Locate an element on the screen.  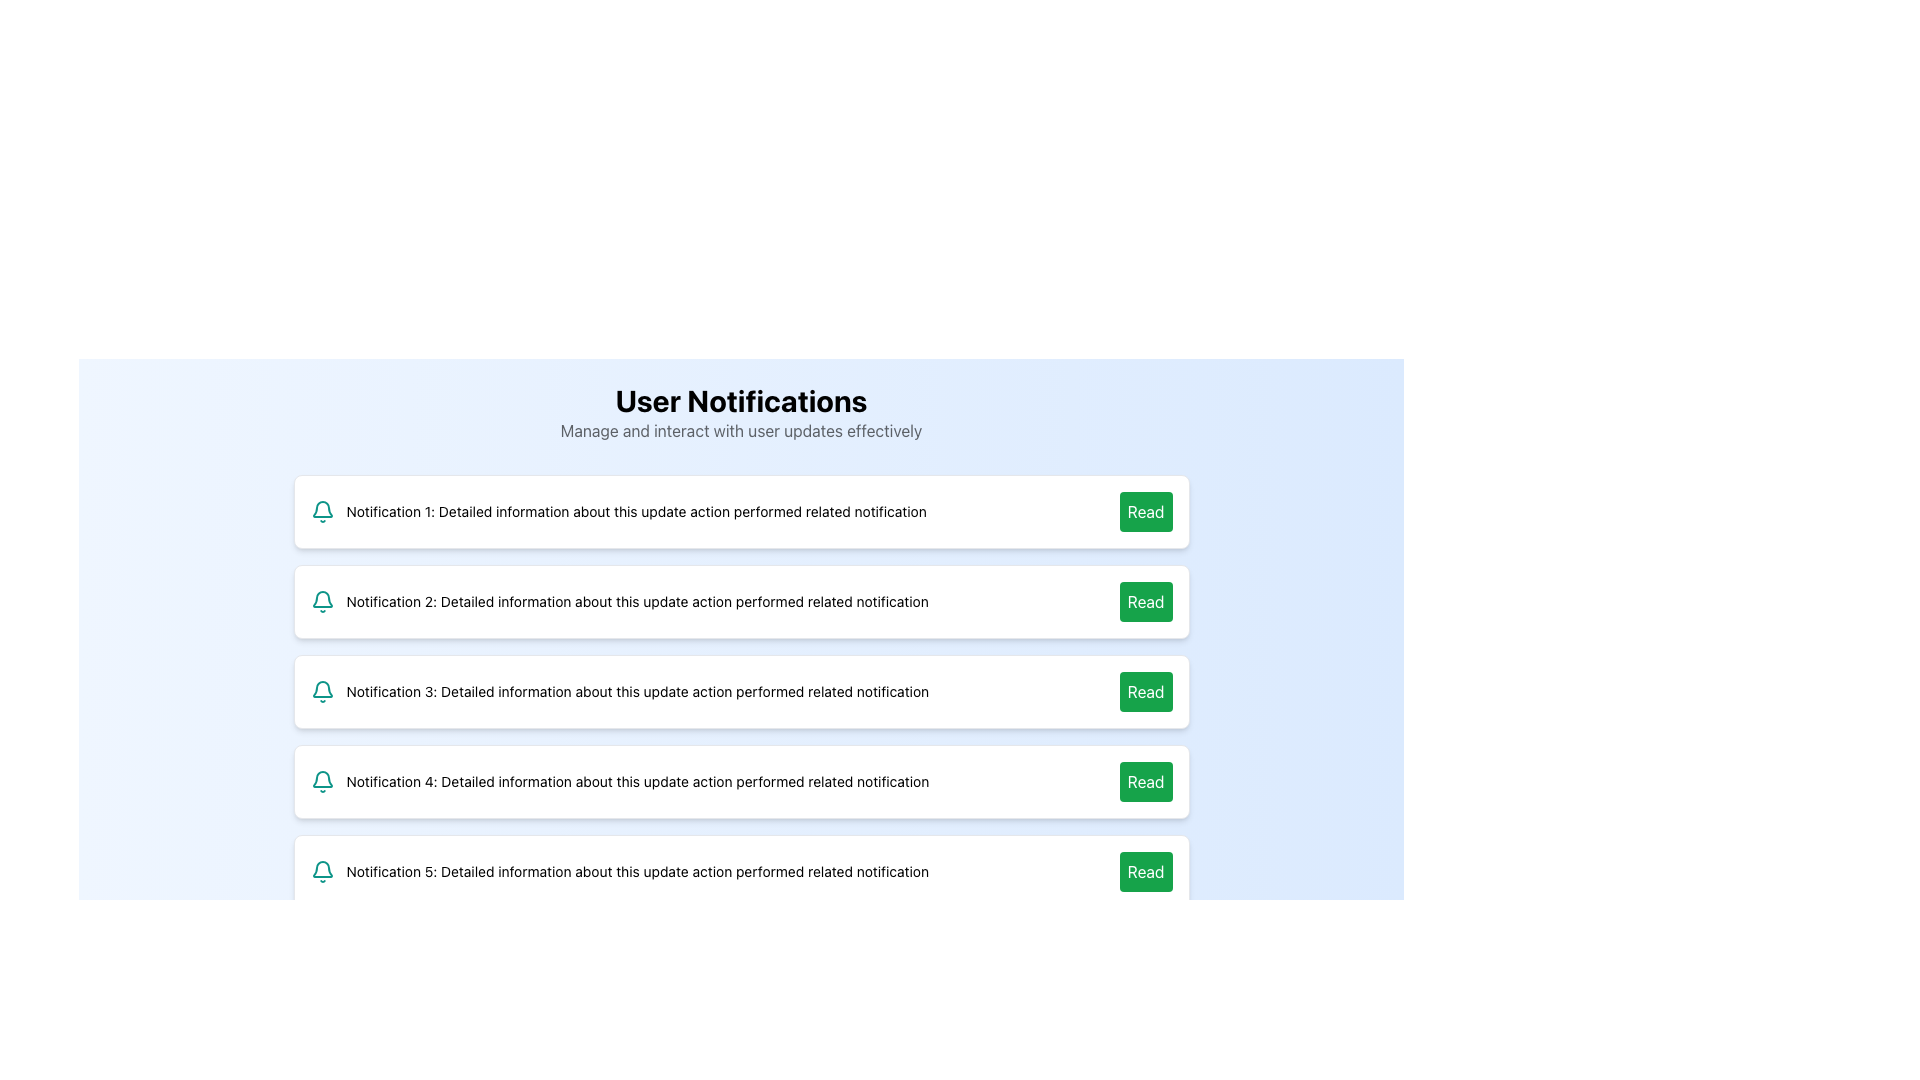
the text component displaying 'Notification 5: Detailed information about this update action performed related notification' to trigger additional information is located at coordinates (636, 870).